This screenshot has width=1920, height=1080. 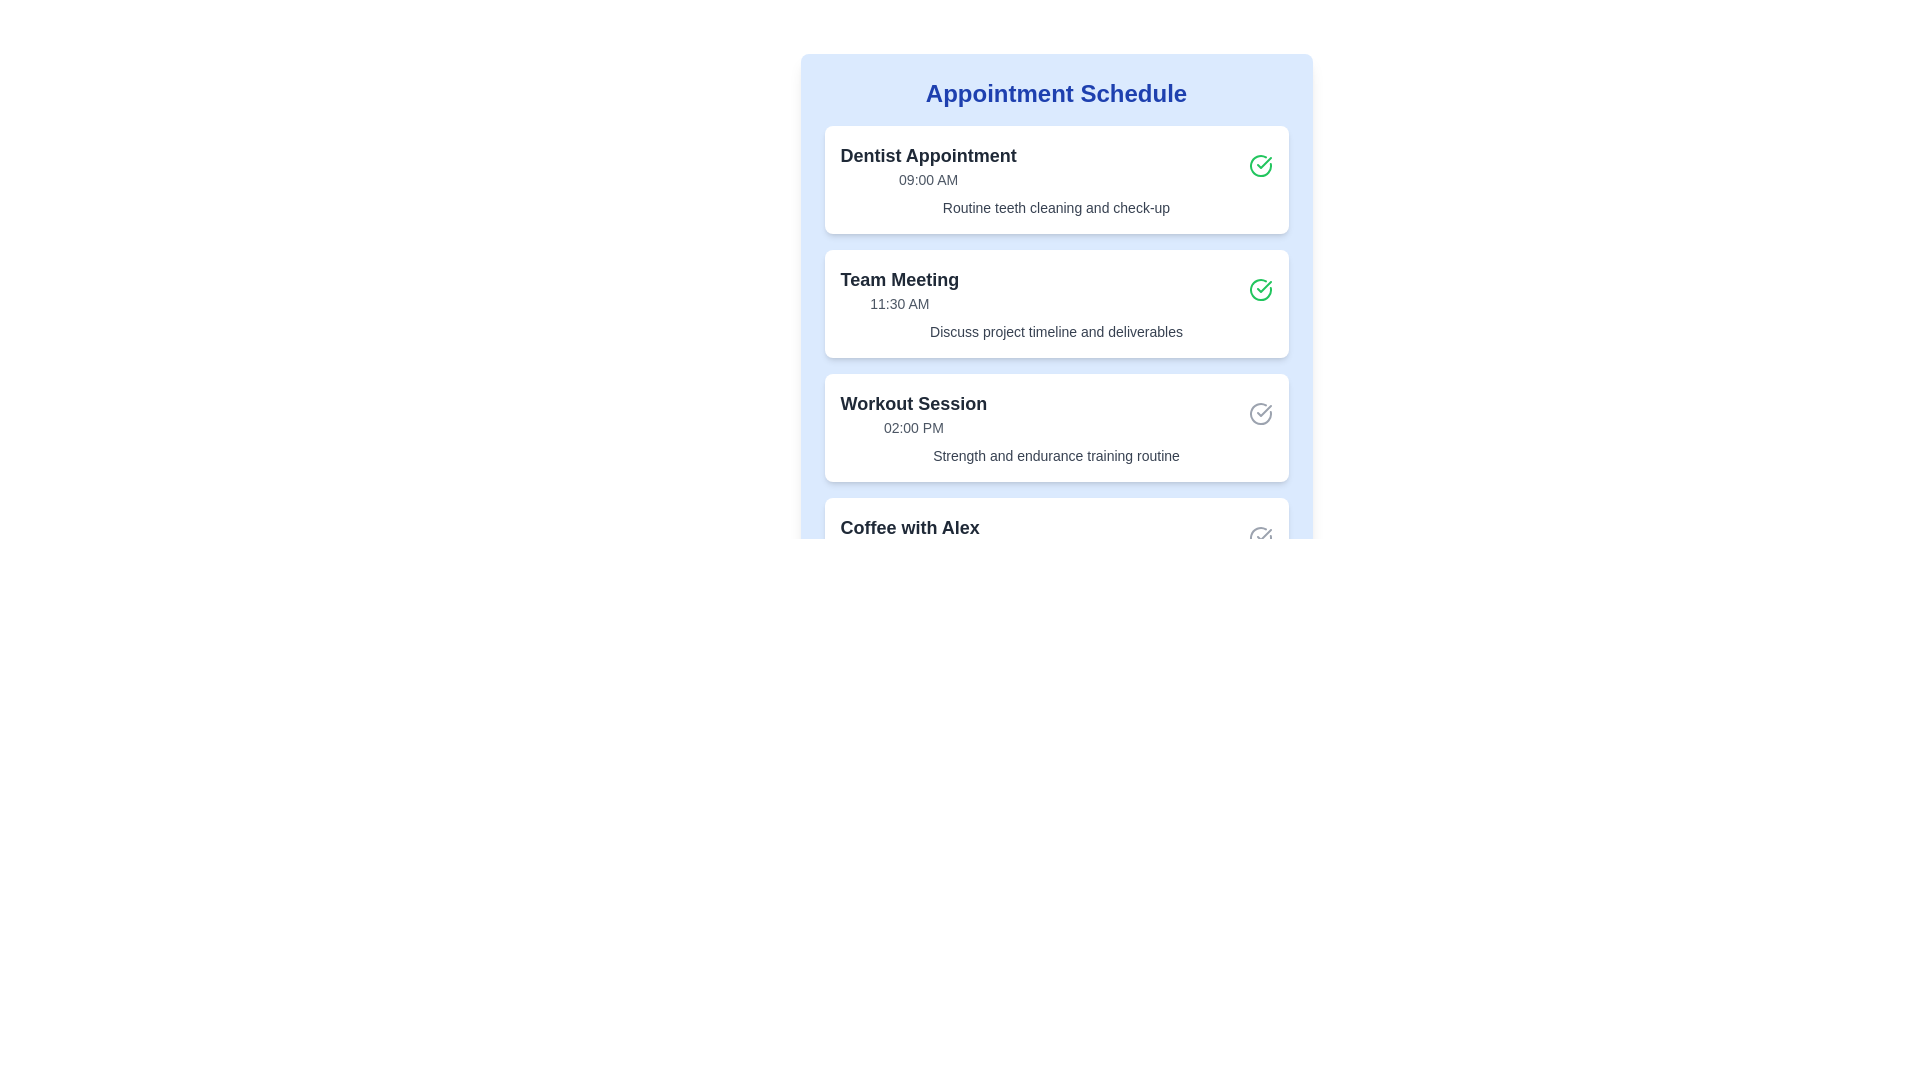 What do you see at coordinates (1055, 304) in the screenshot?
I see `details displayed on the 'Team Meeting' card component, which is the second item in the vertical list under 'Appointment Schedule.'` at bounding box center [1055, 304].